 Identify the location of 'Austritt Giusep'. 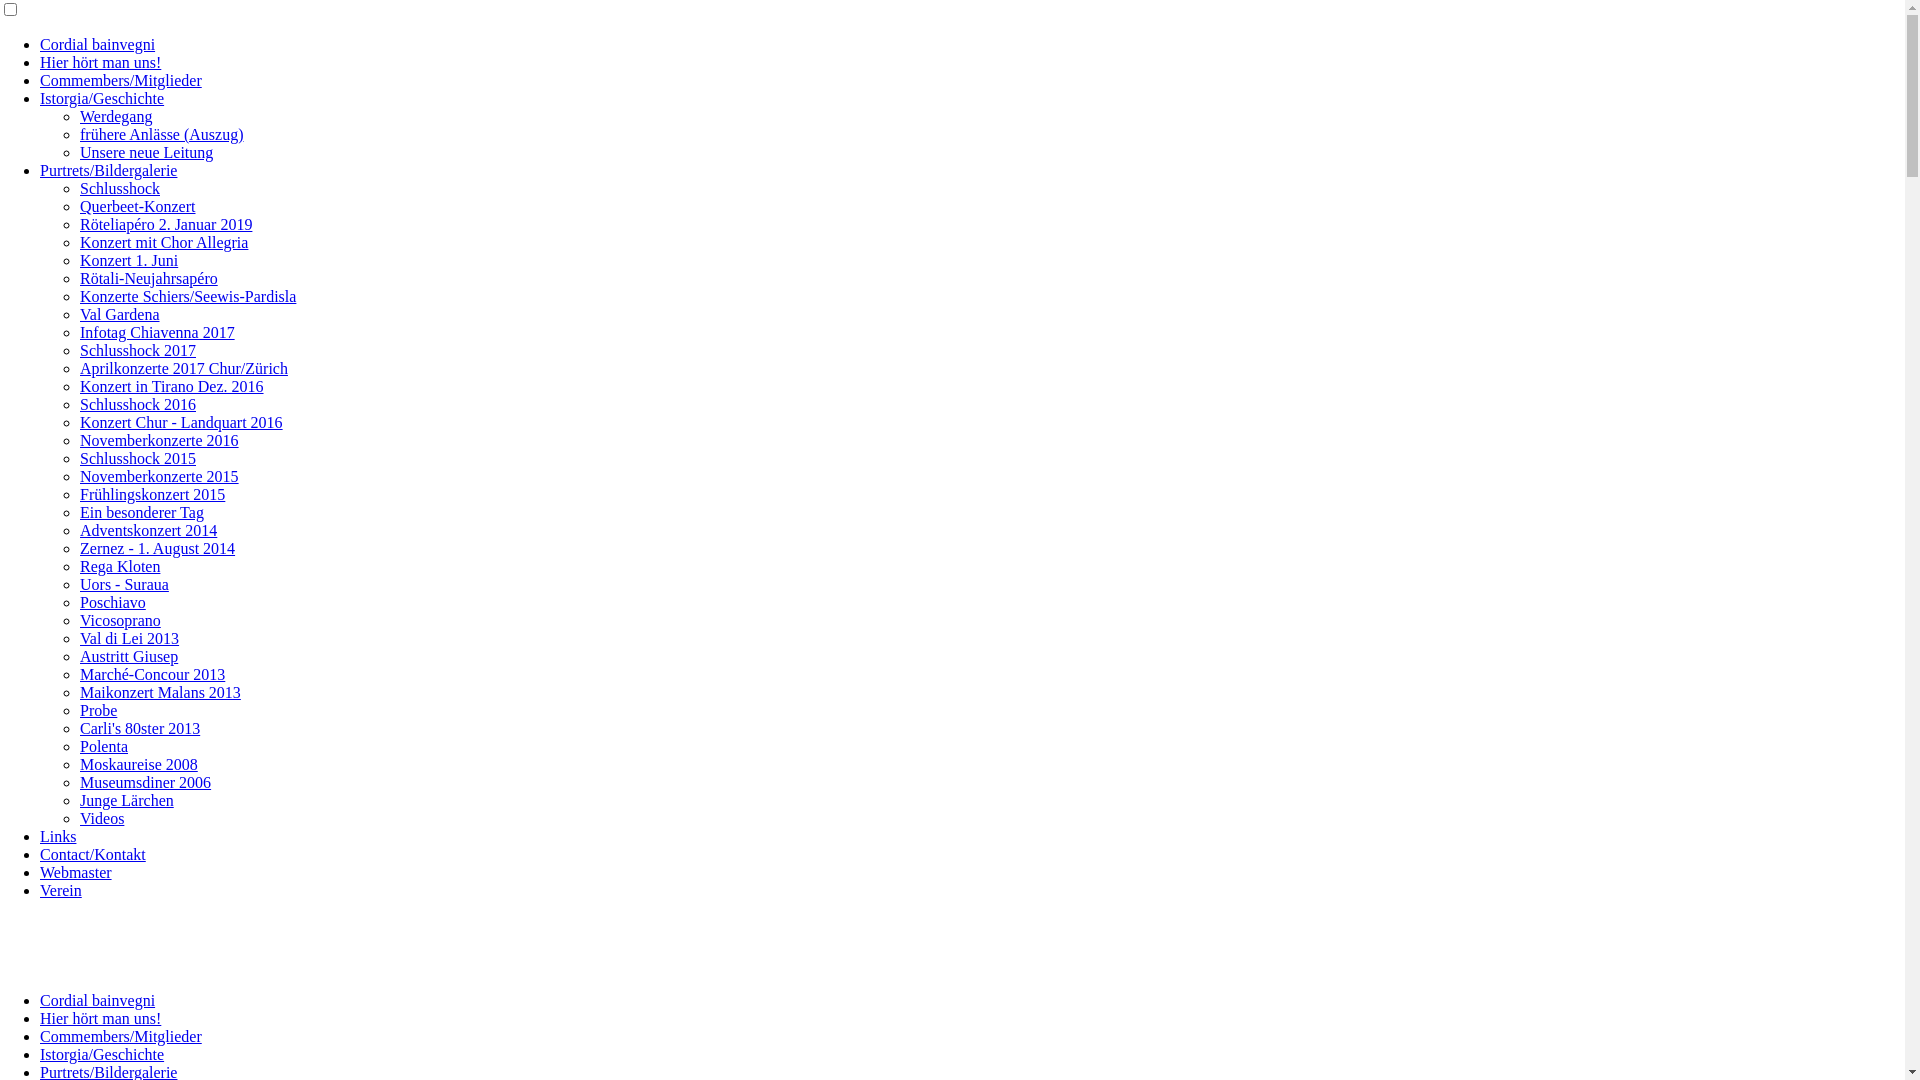
(128, 656).